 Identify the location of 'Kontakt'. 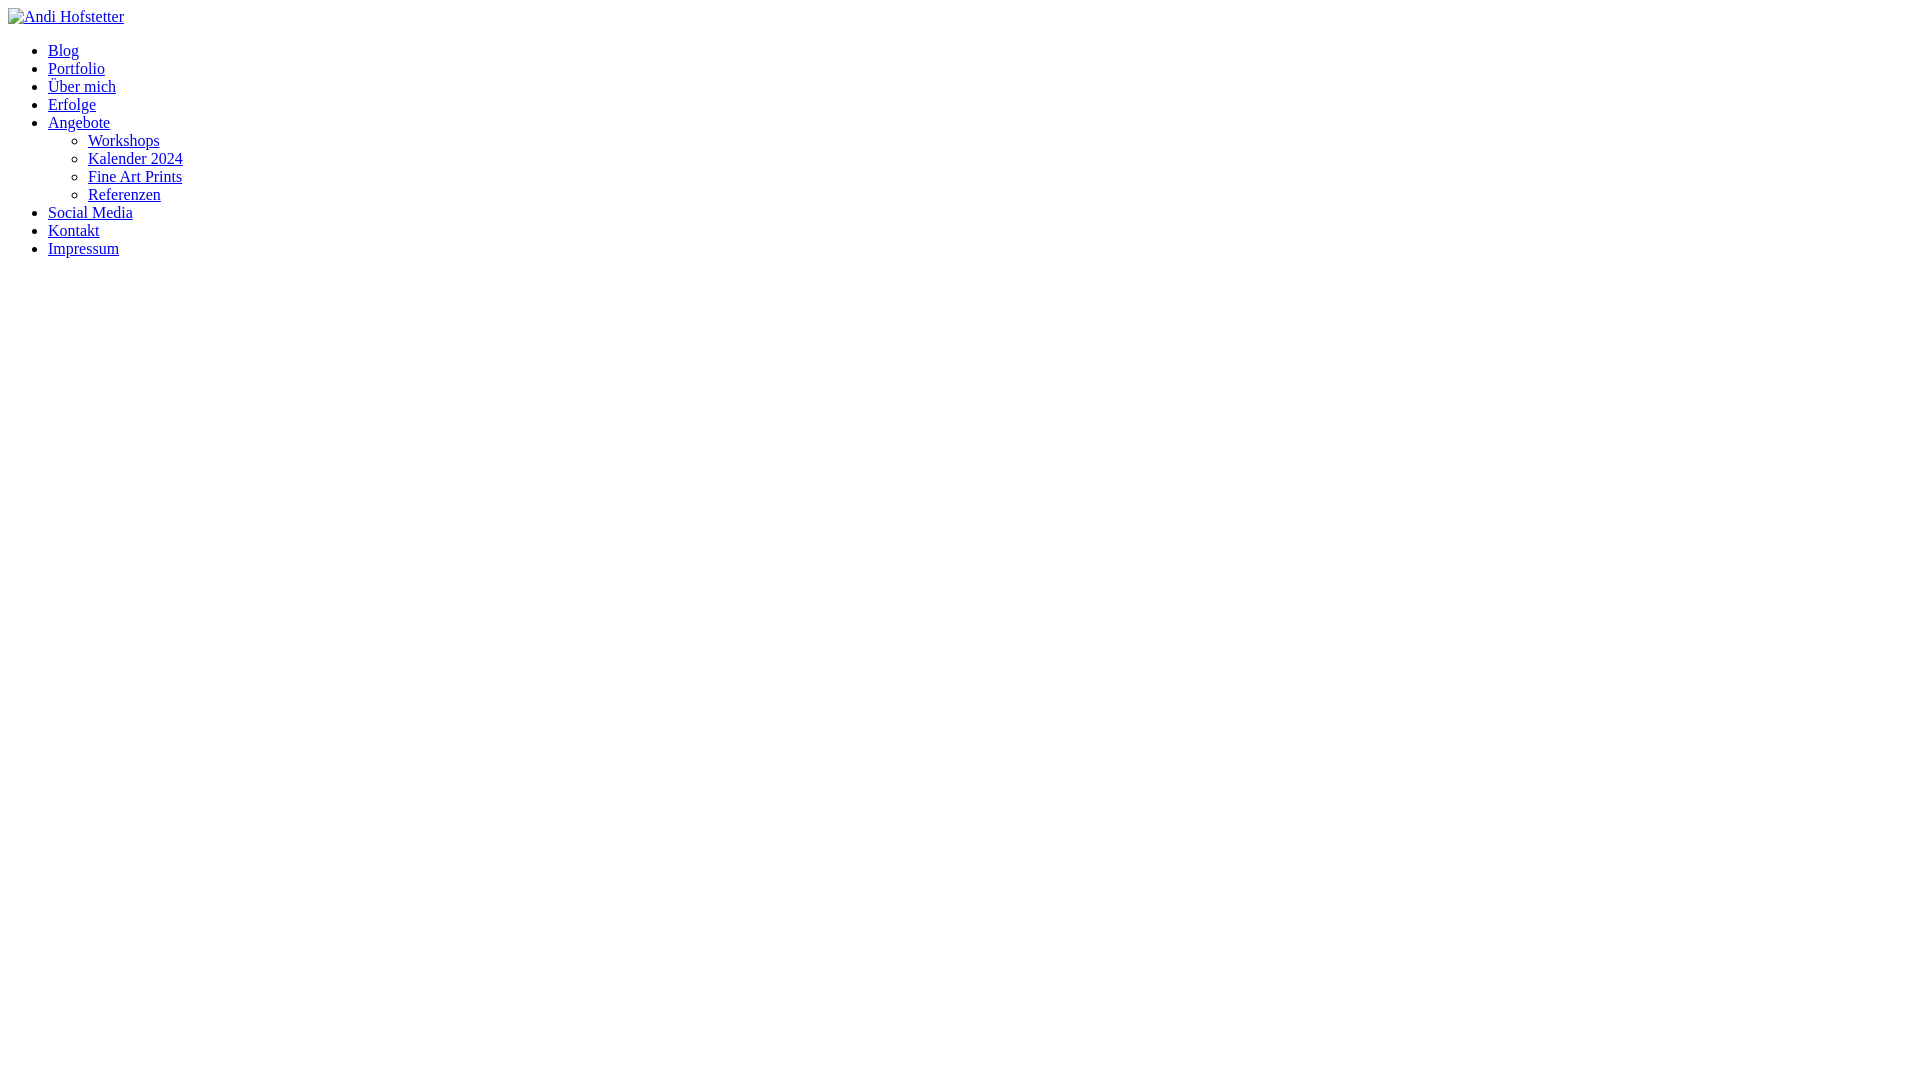
(73, 229).